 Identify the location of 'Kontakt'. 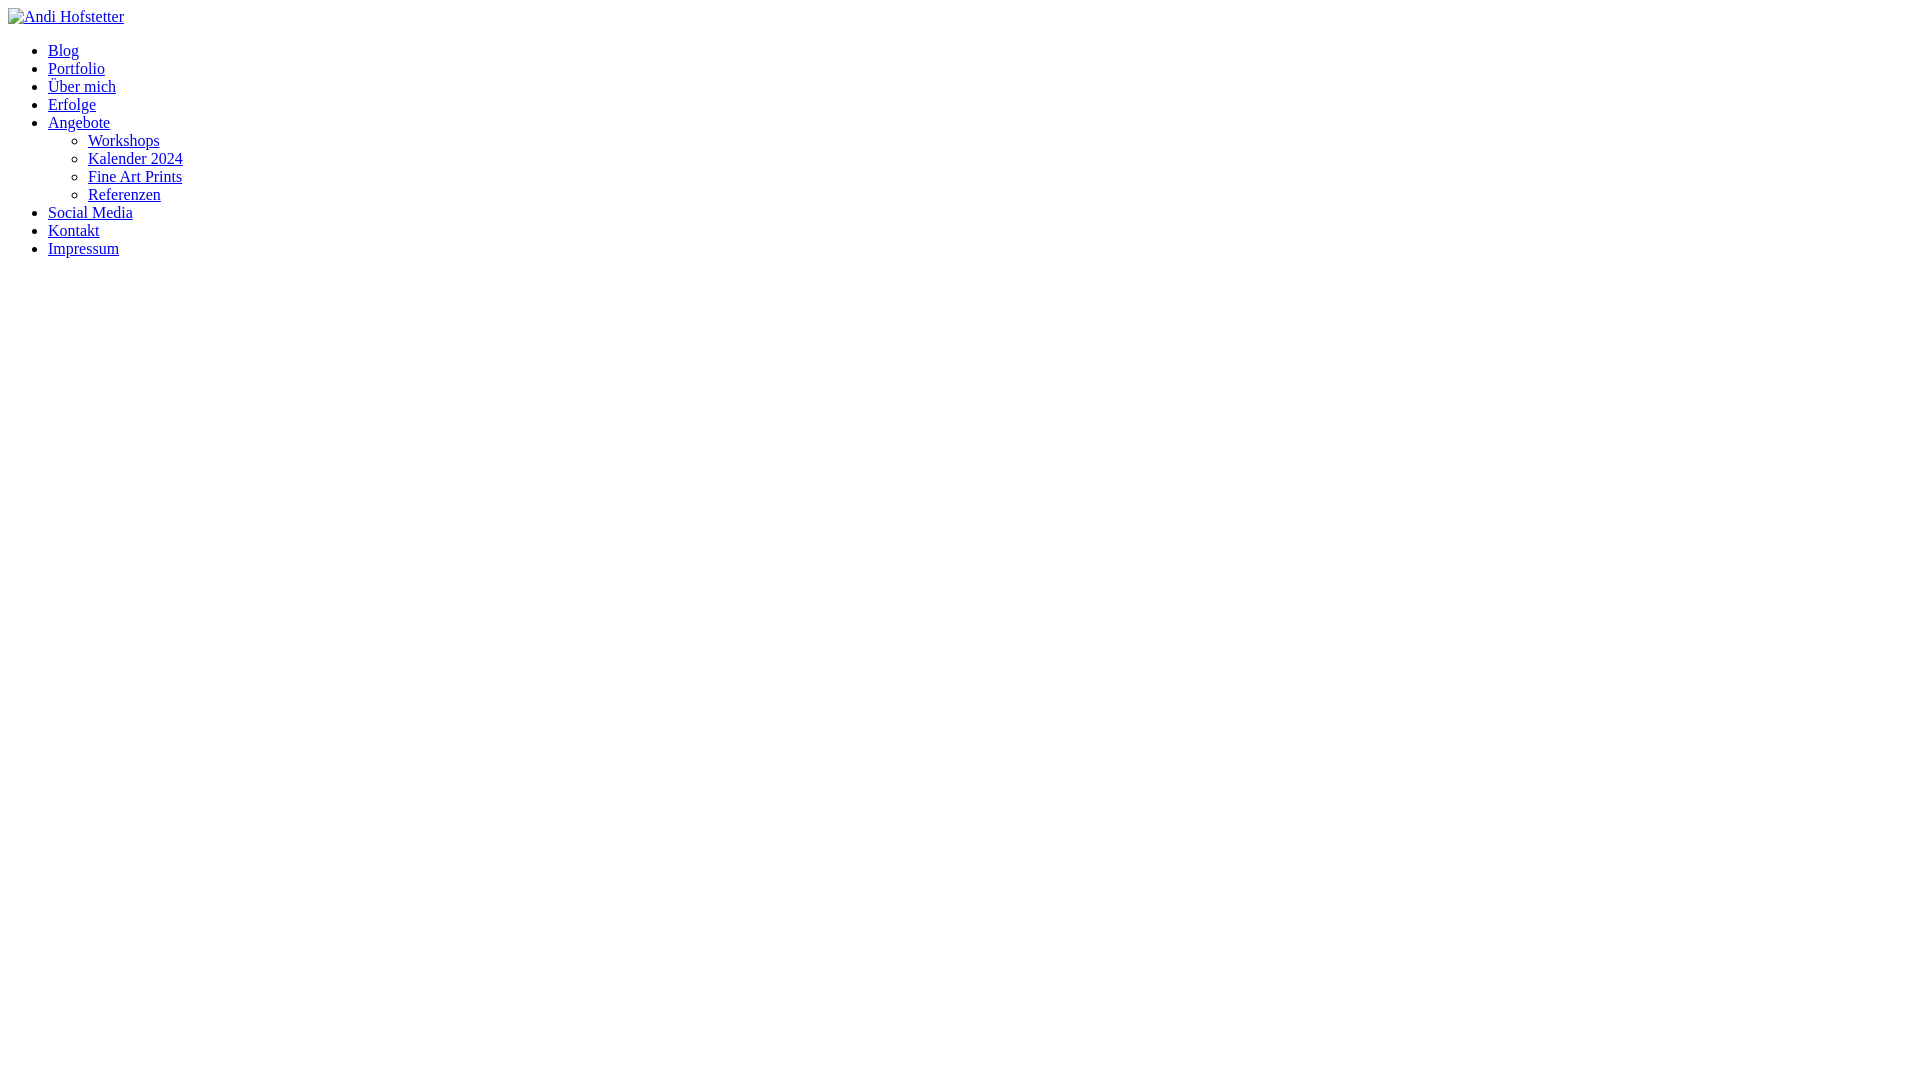
(73, 229).